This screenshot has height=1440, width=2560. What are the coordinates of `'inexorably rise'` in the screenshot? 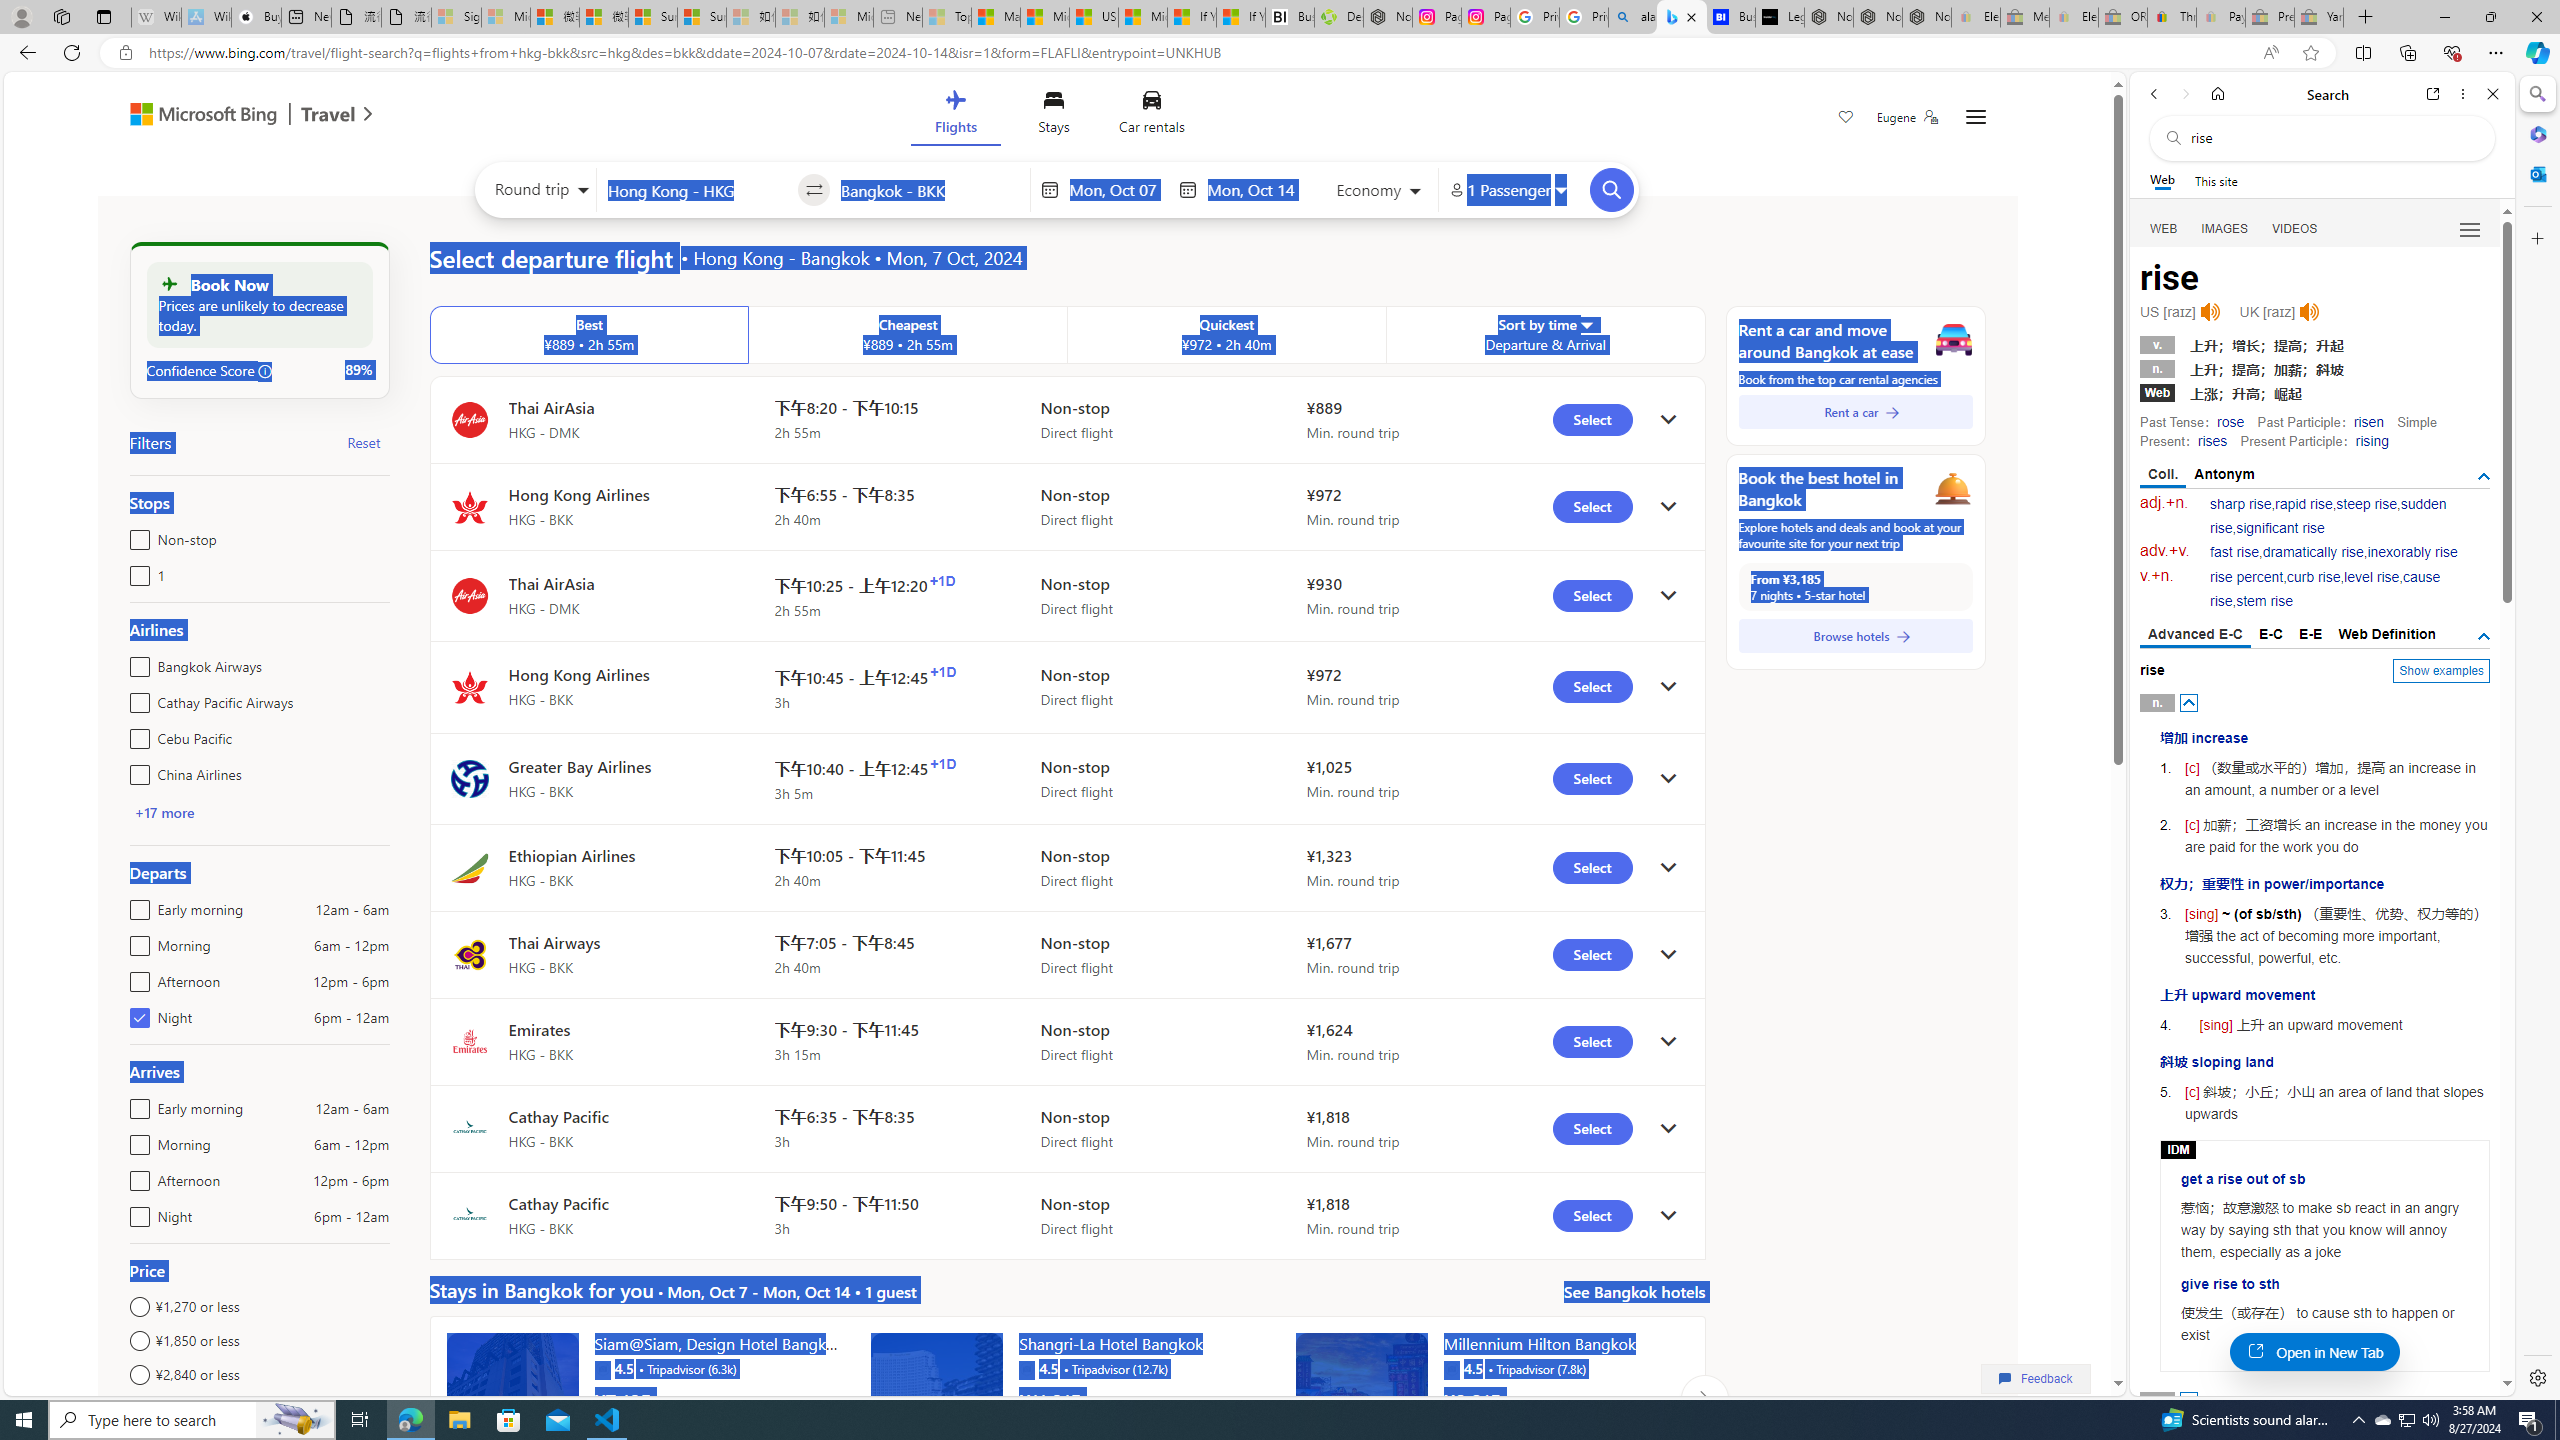 It's located at (2412, 551).